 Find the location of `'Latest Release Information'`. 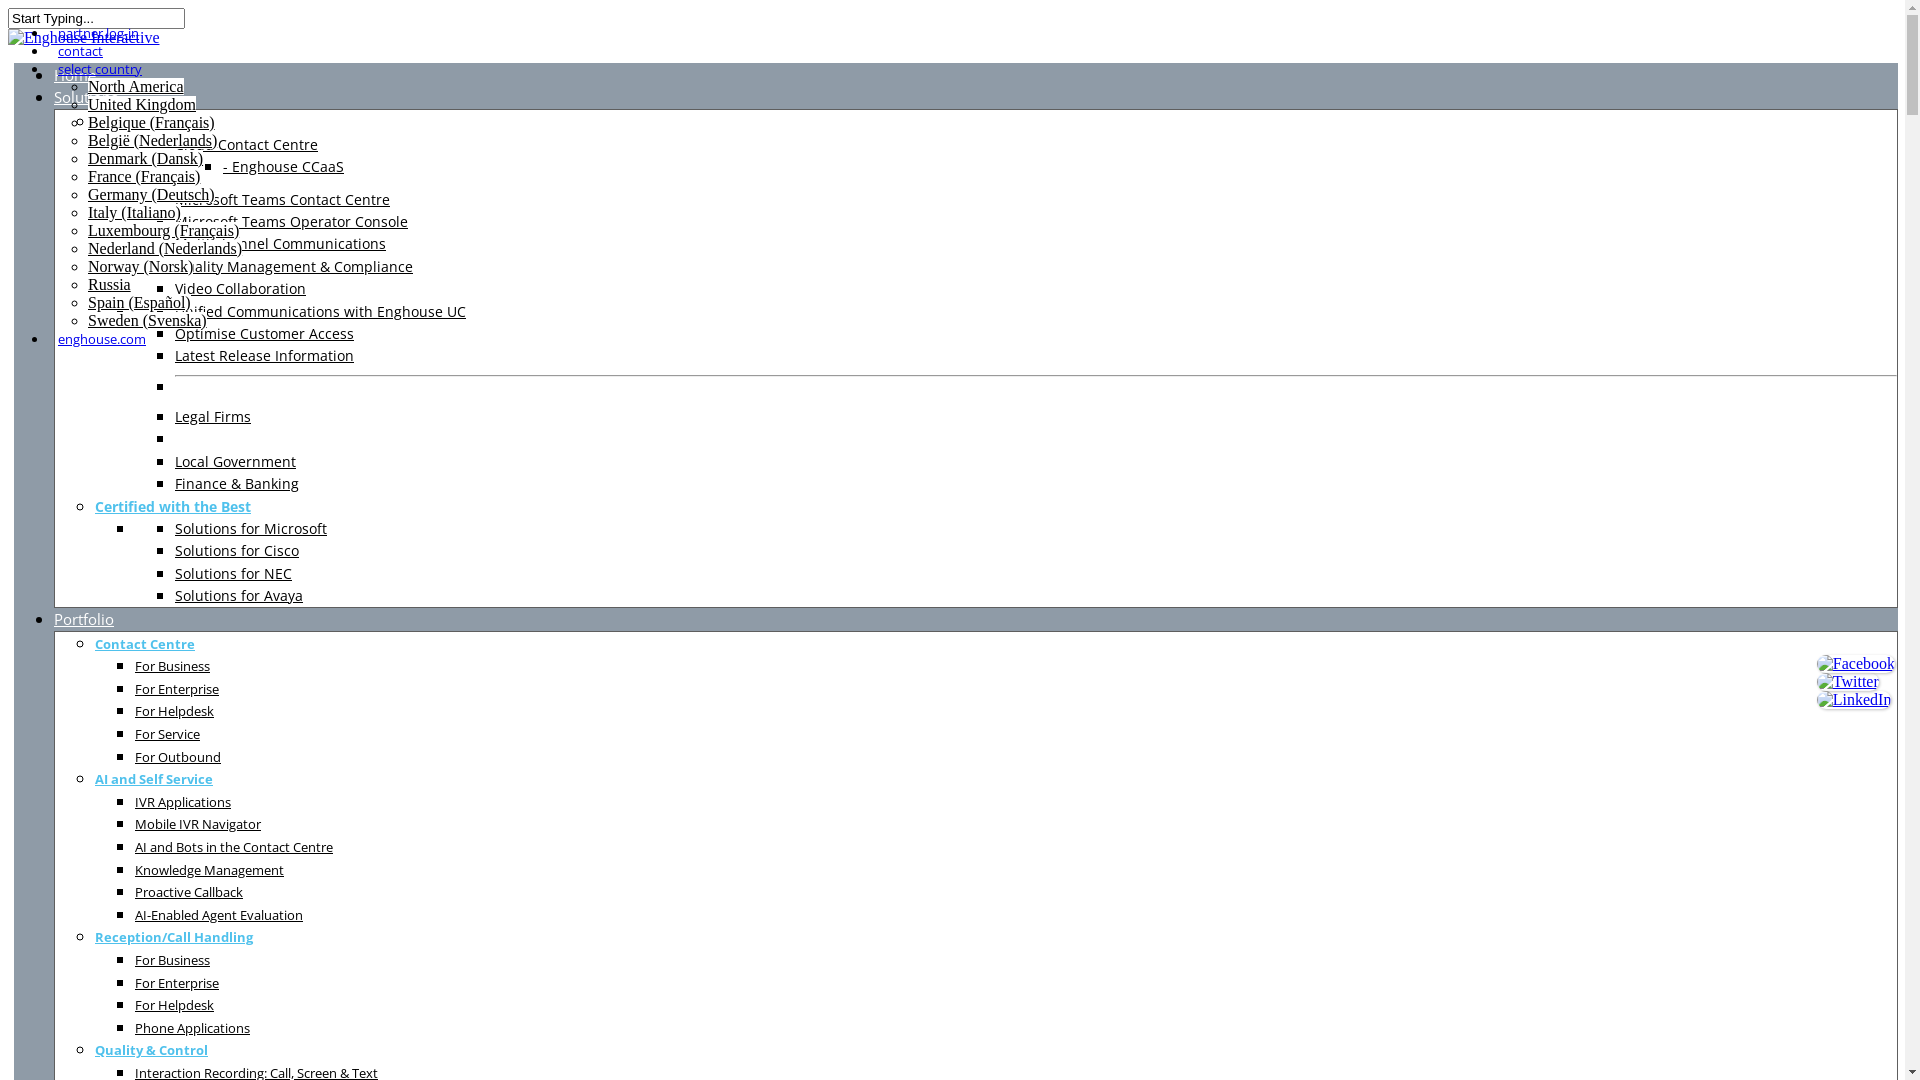

'Latest Release Information' is located at coordinates (263, 354).